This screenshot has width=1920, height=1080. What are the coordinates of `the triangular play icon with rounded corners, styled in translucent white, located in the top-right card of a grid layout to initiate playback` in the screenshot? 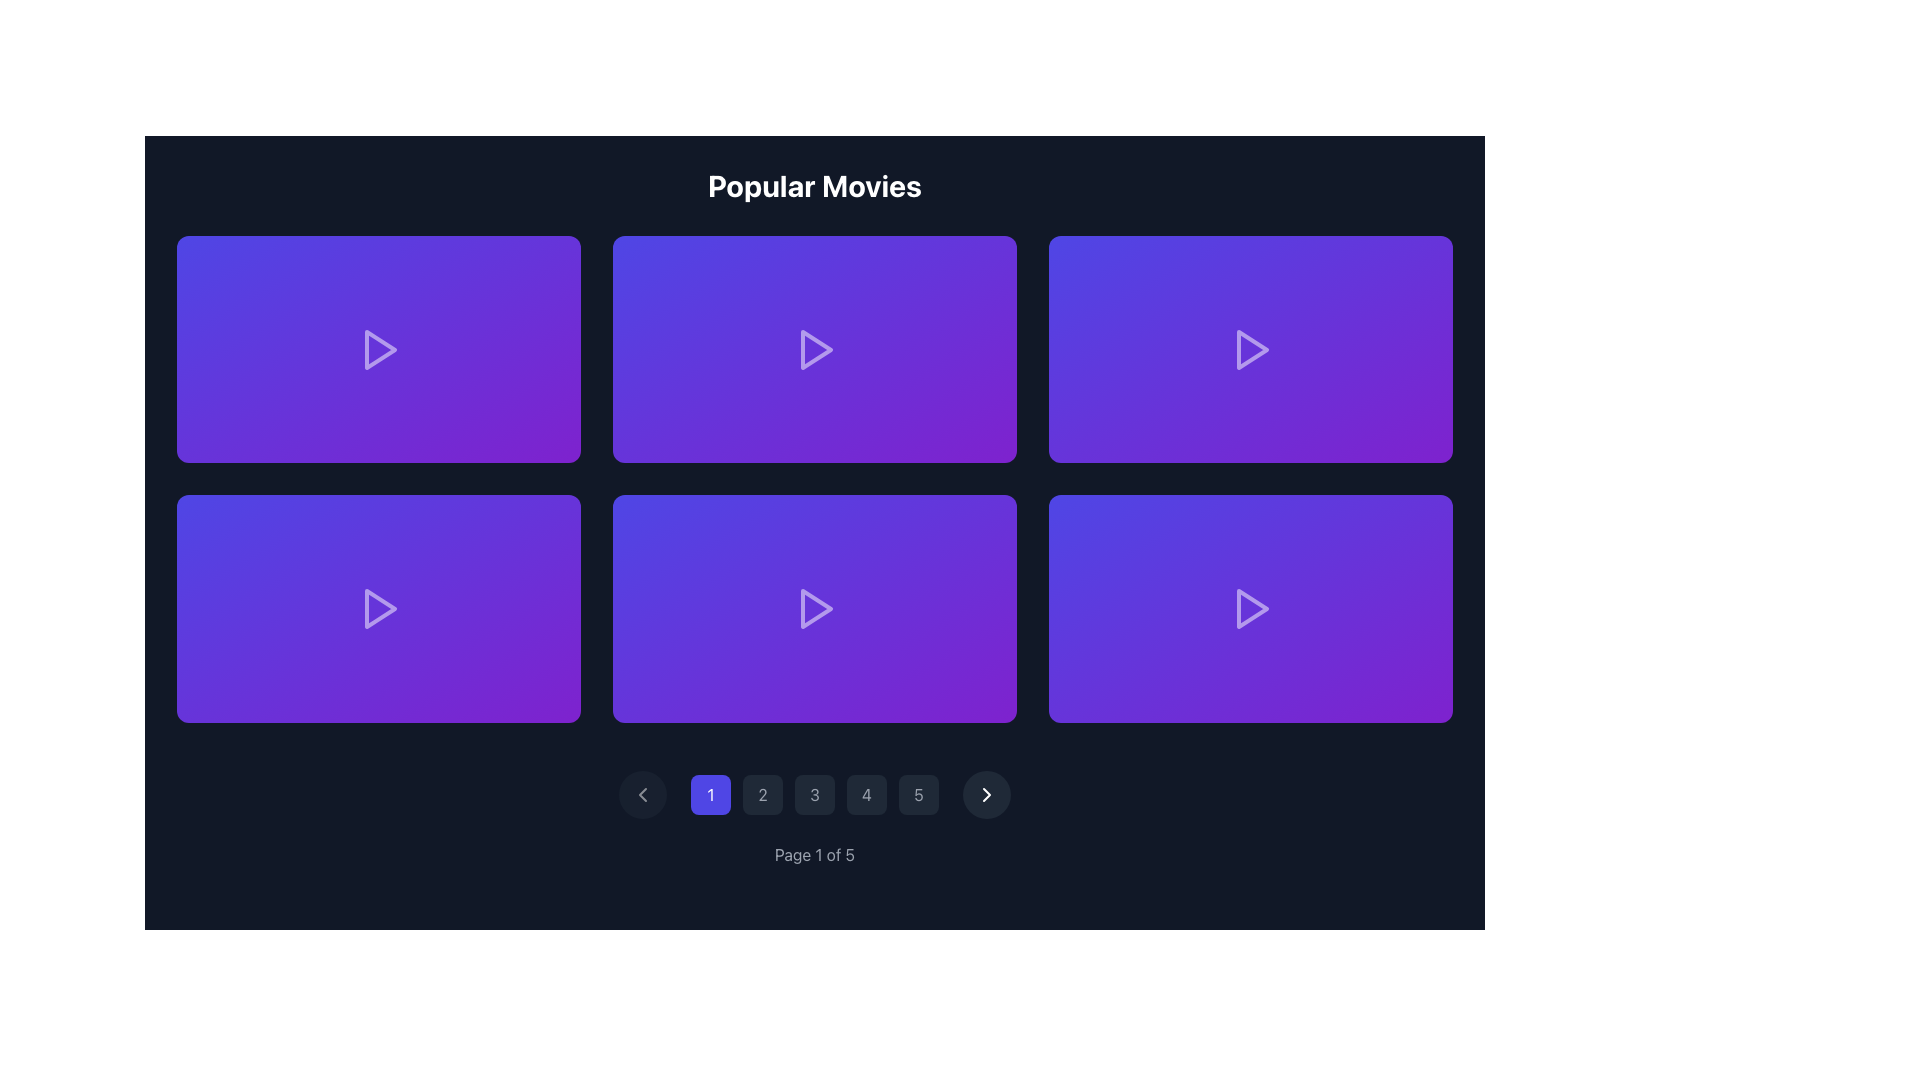 It's located at (1250, 347).